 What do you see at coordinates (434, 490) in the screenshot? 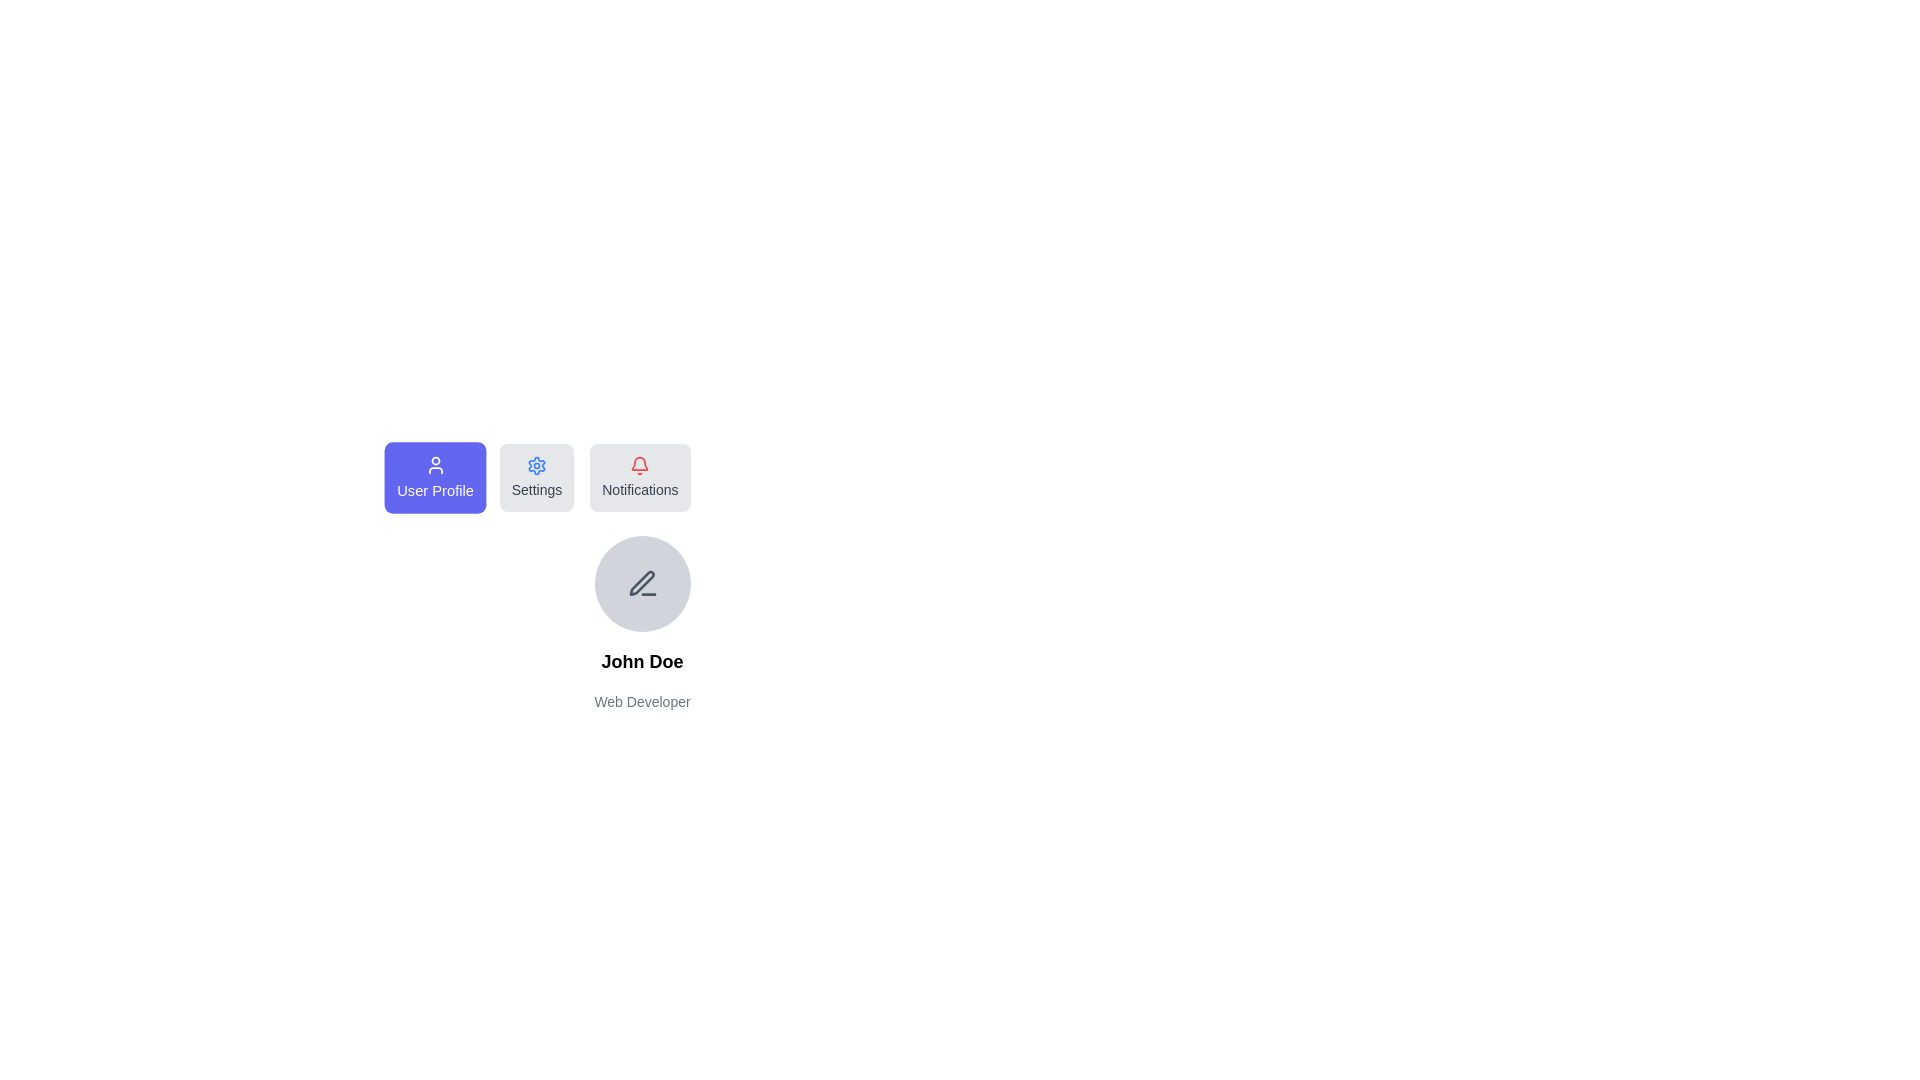
I see `the 'User Profile' text label, which serves as the identifier for the profile button located in the upper-central area of the interface` at bounding box center [434, 490].